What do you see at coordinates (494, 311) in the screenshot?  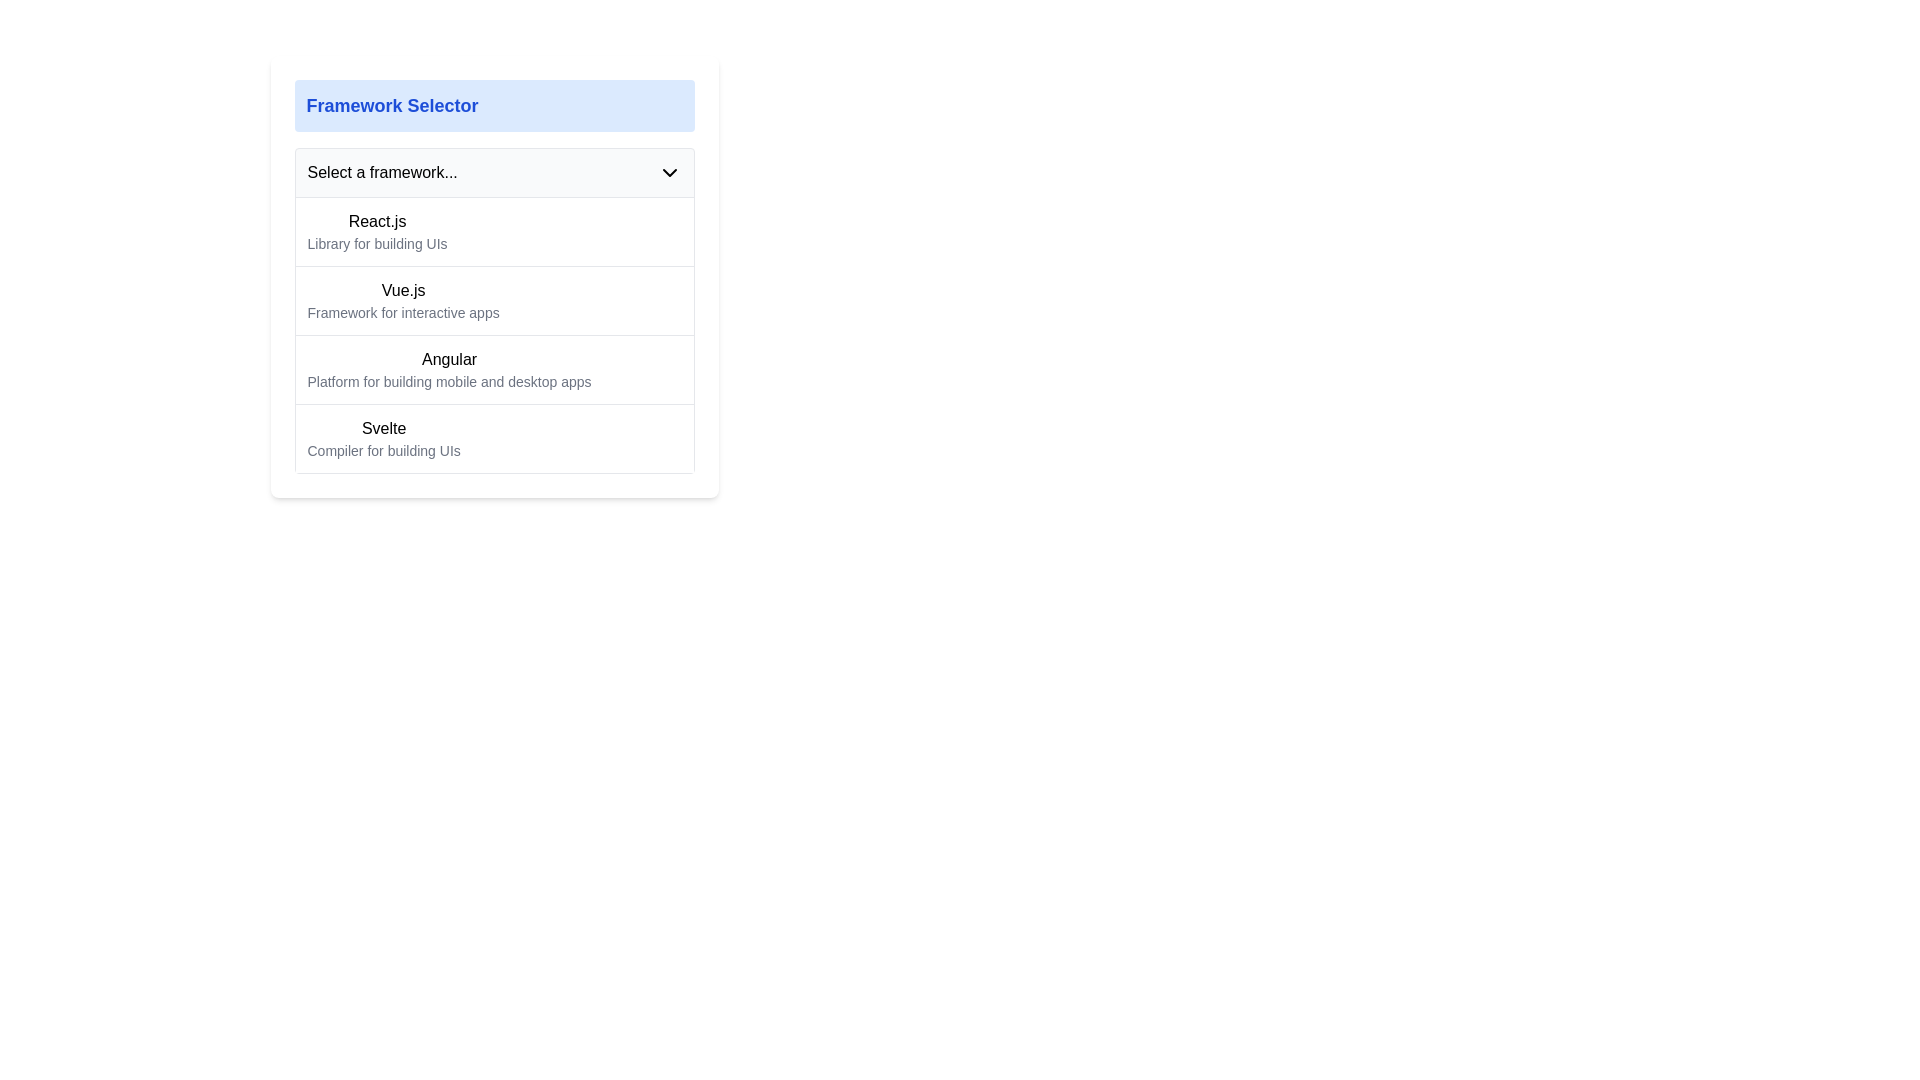 I see `the options in the 'Framework Selector' dropdown menu` at bounding box center [494, 311].